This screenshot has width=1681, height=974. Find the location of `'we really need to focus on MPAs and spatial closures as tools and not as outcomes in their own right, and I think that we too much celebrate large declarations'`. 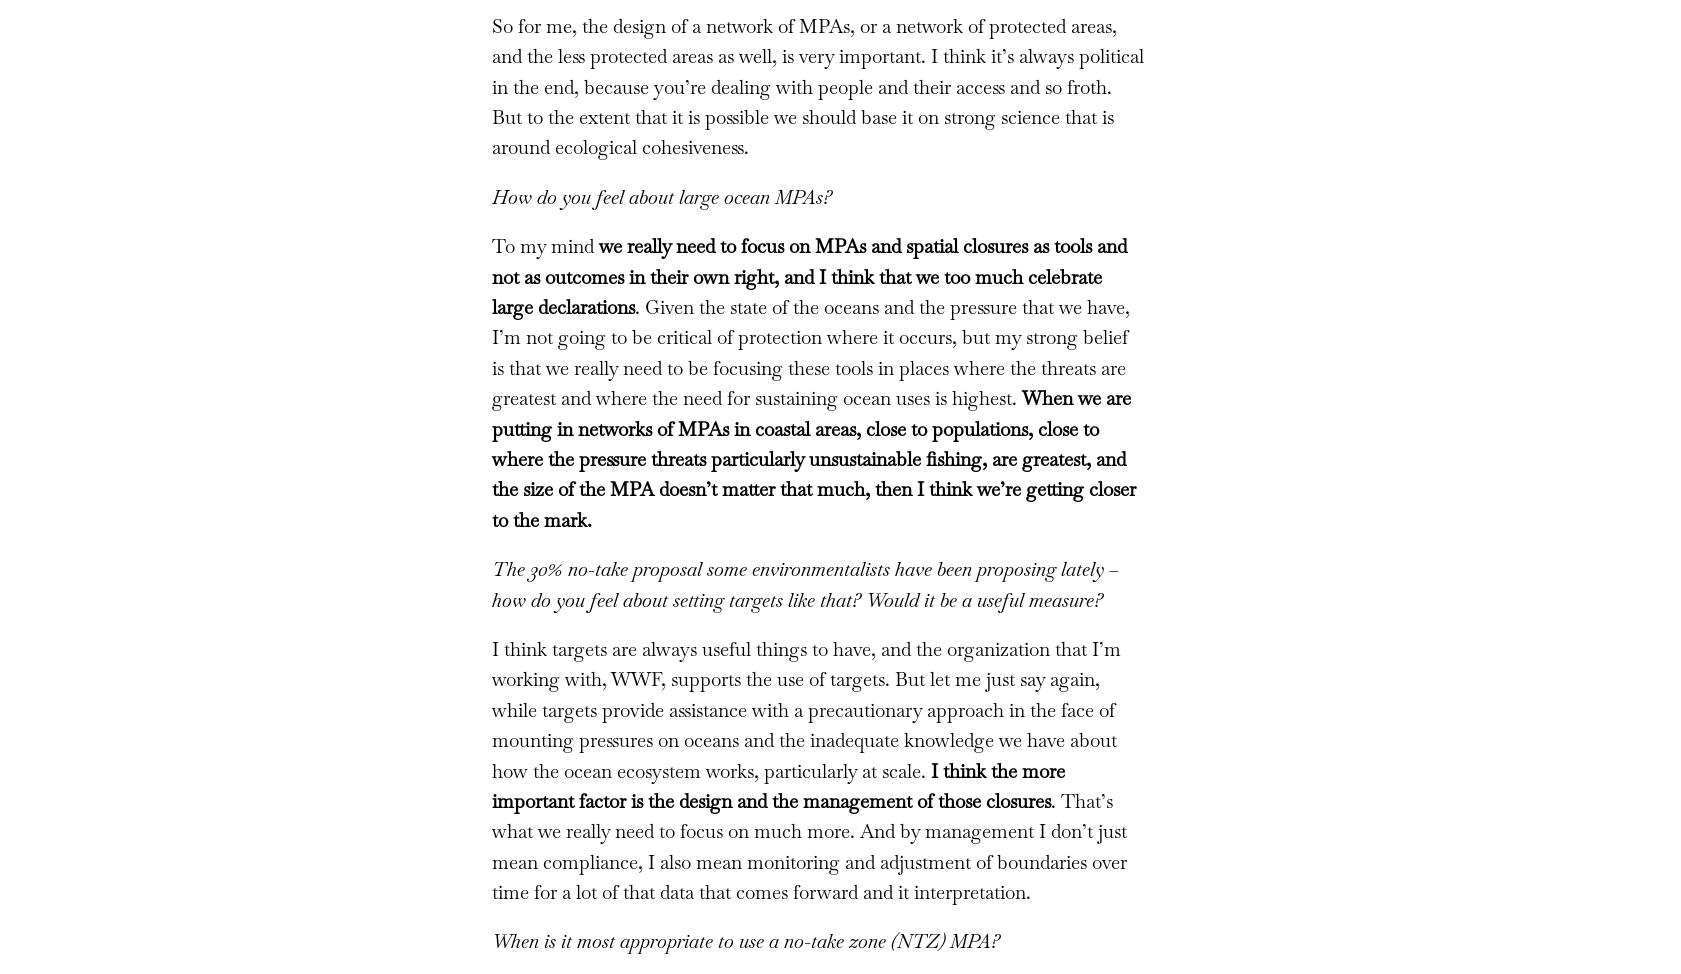

'we really need to focus on MPAs and spatial closures as tools and not as outcomes in their own right, and I think that we too much celebrate large declarations' is located at coordinates (808, 276).